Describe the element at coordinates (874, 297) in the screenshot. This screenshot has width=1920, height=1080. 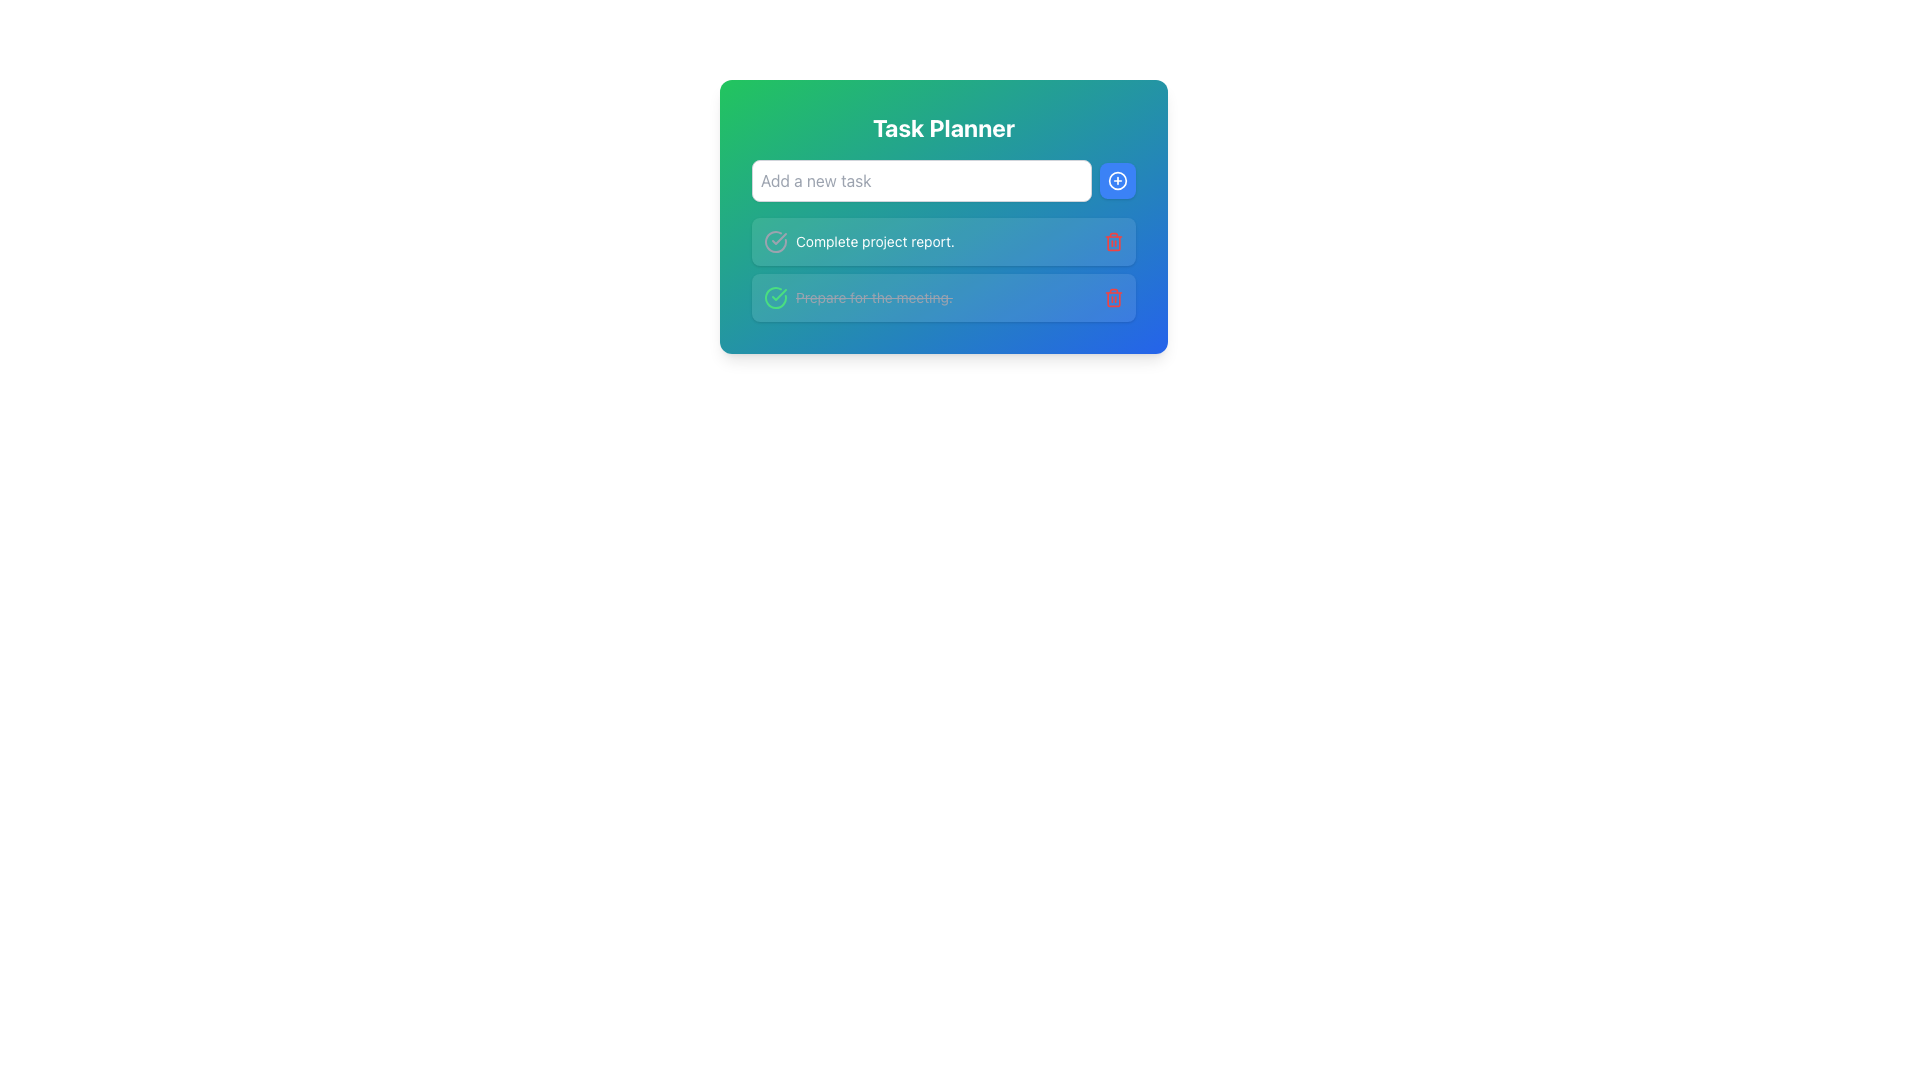
I see `the text element 'Prepare for the meeting.' which is displayed with a gray strikethrough font style, indicating task completion, located in the second task item of the 'Task Planner' section` at that location.